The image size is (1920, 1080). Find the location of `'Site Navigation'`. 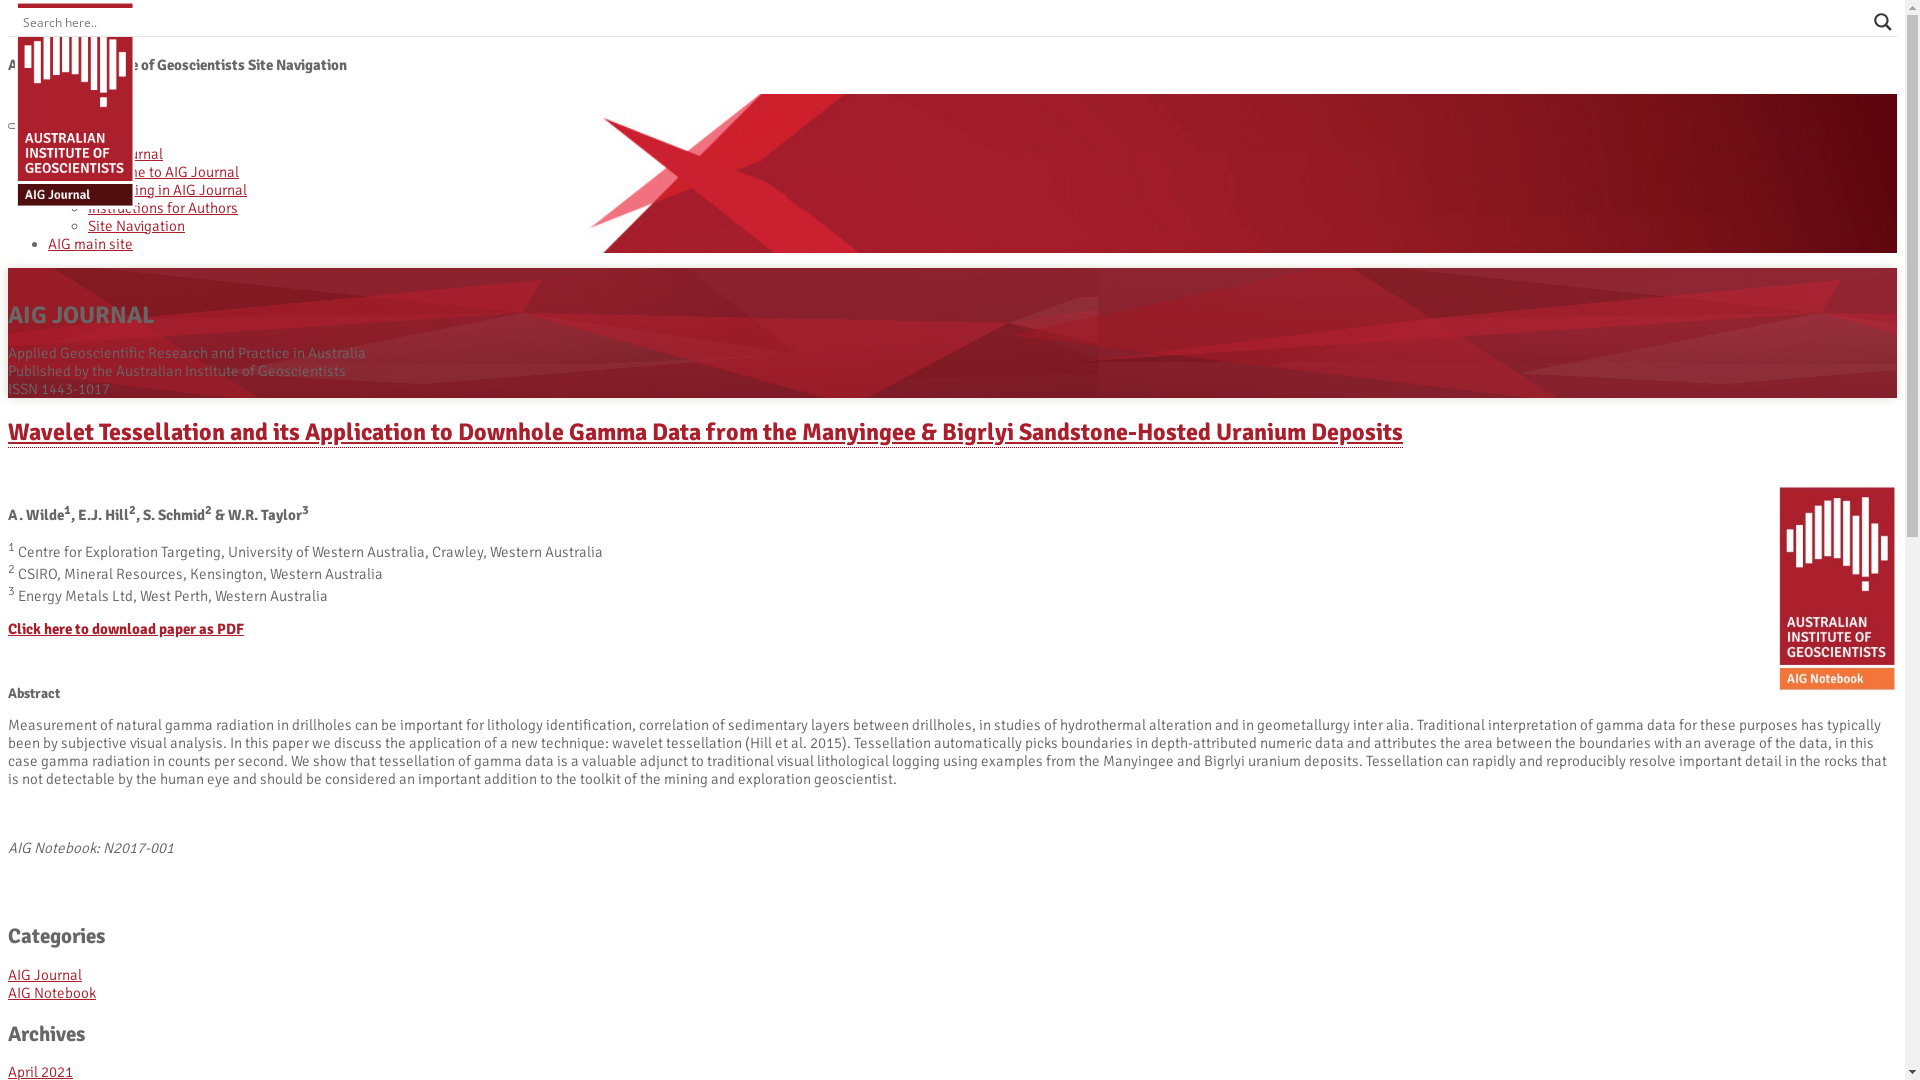

'Site Navigation' is located at coordinates (135, 225).